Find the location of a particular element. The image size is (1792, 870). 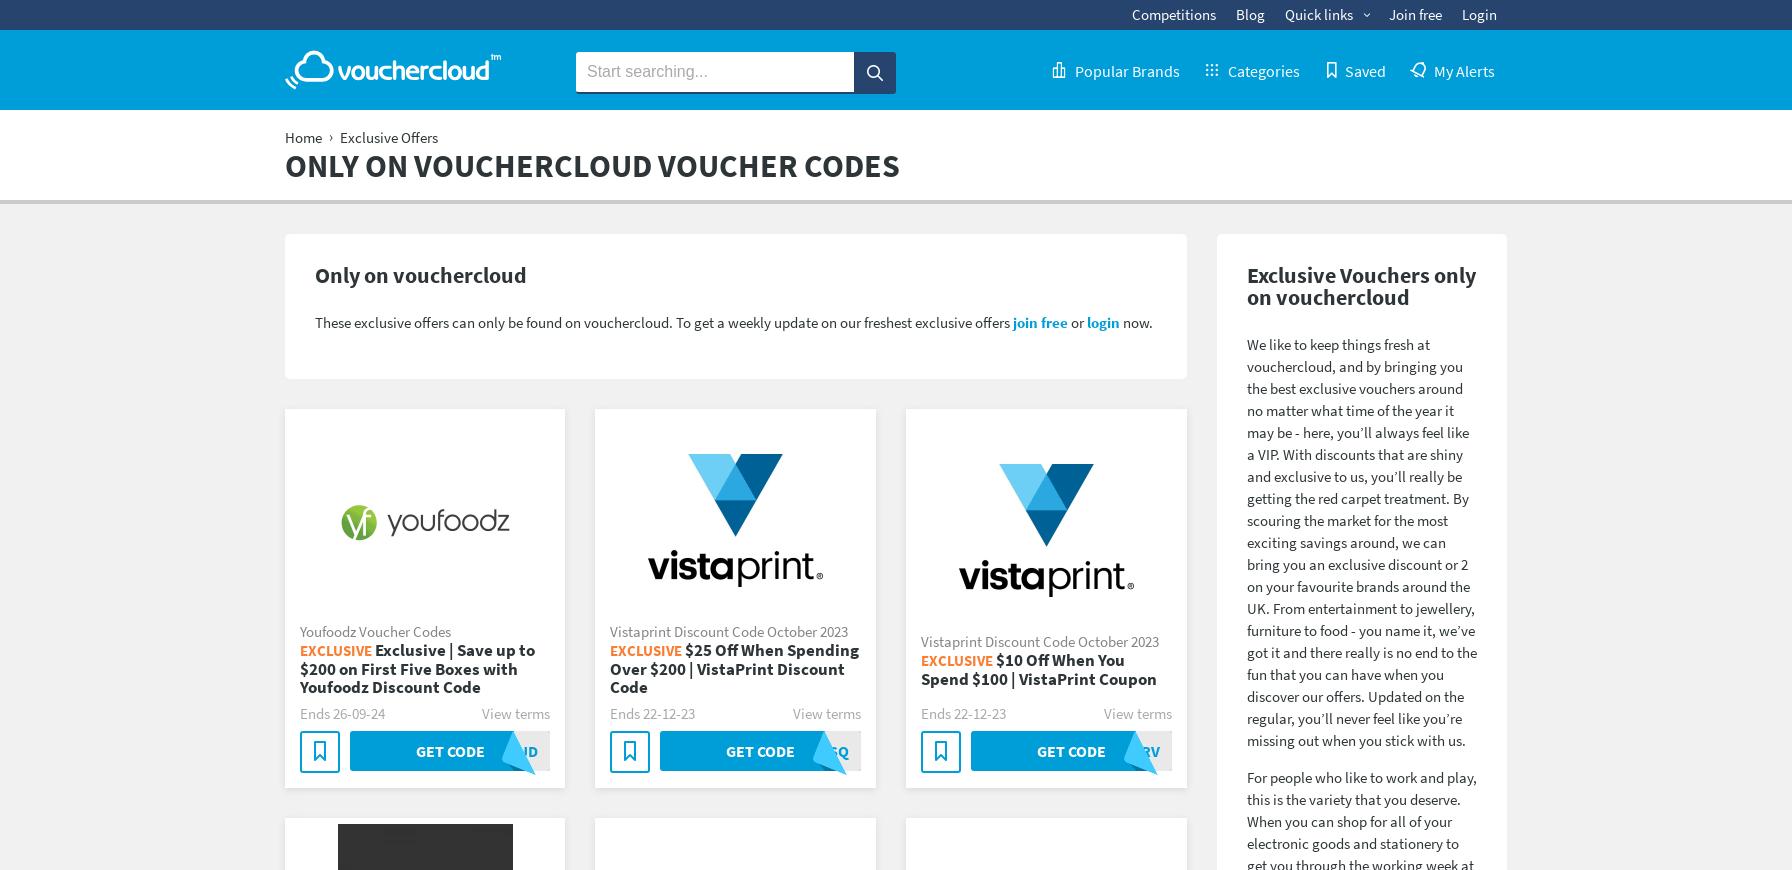

'Youfoodz Voucher Codes' is located at coordinates (299, 629).